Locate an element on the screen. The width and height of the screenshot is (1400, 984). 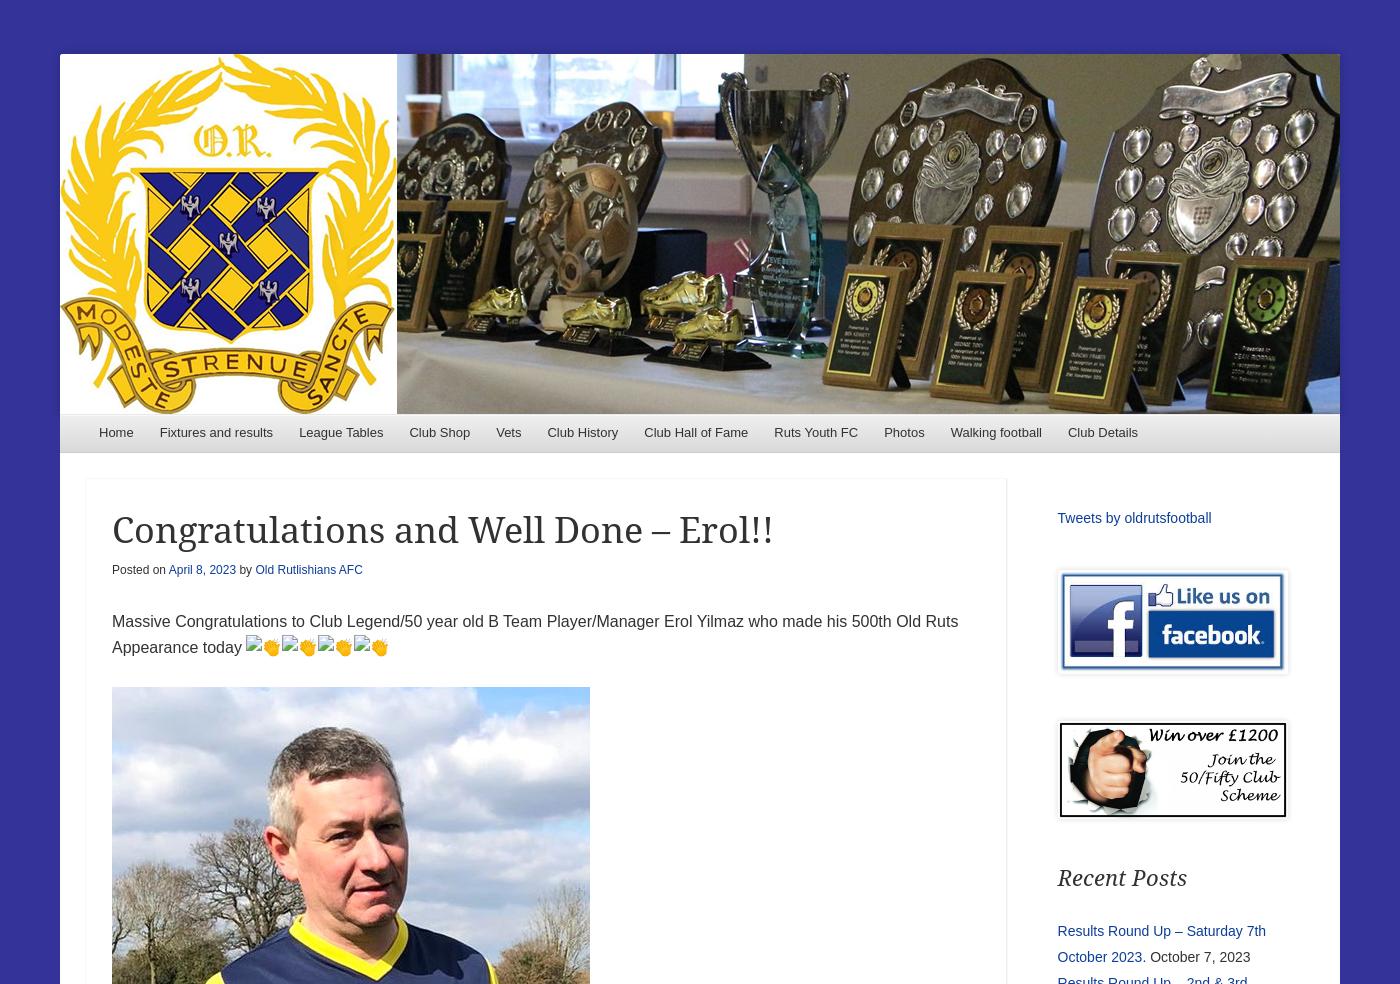
'Tweets by oldrutsfootball' is located at coordinates (1134, 516).